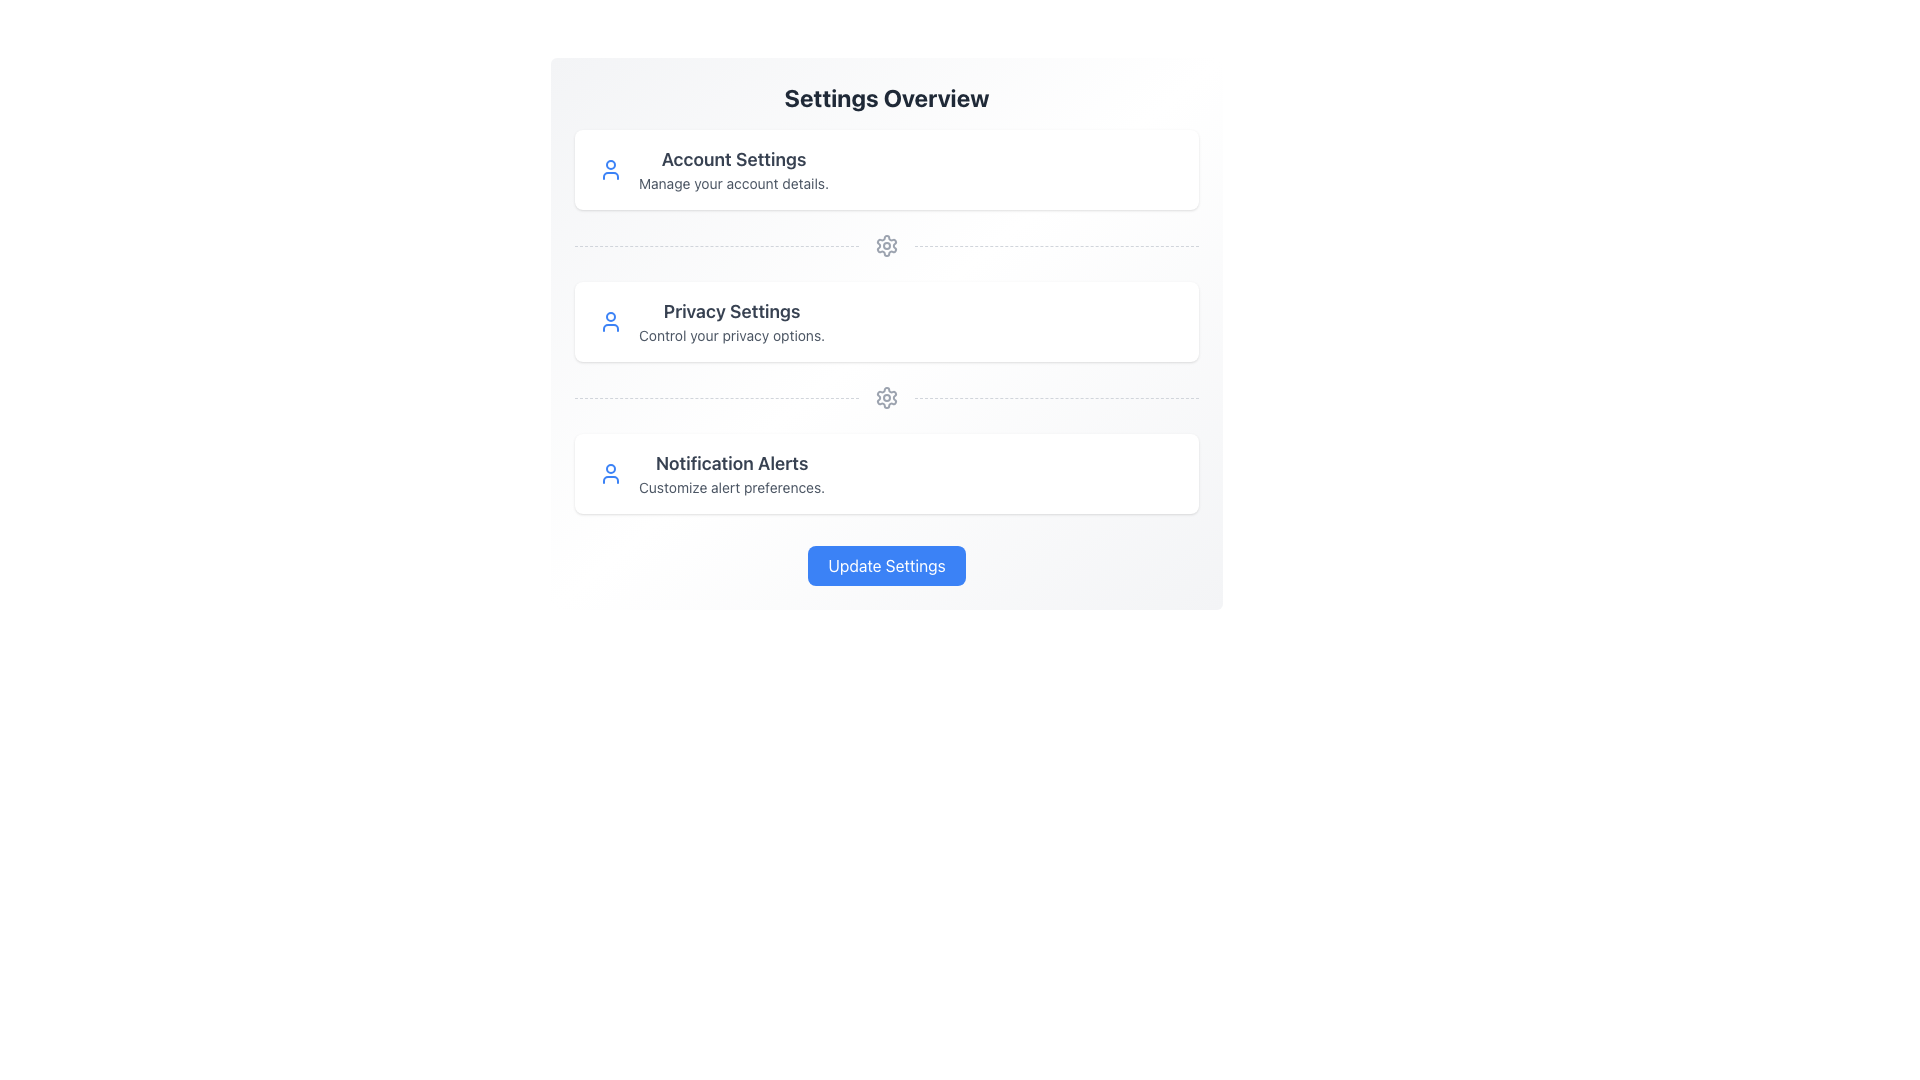 This screenshot has height=1080, width=1920. What do you see at coordinates (733, 184) in the screenshot?
I see `the informational Text label located directly below the 'Account Settings' label on the 'Settings Overview' page` at bounding box center [733, 184].